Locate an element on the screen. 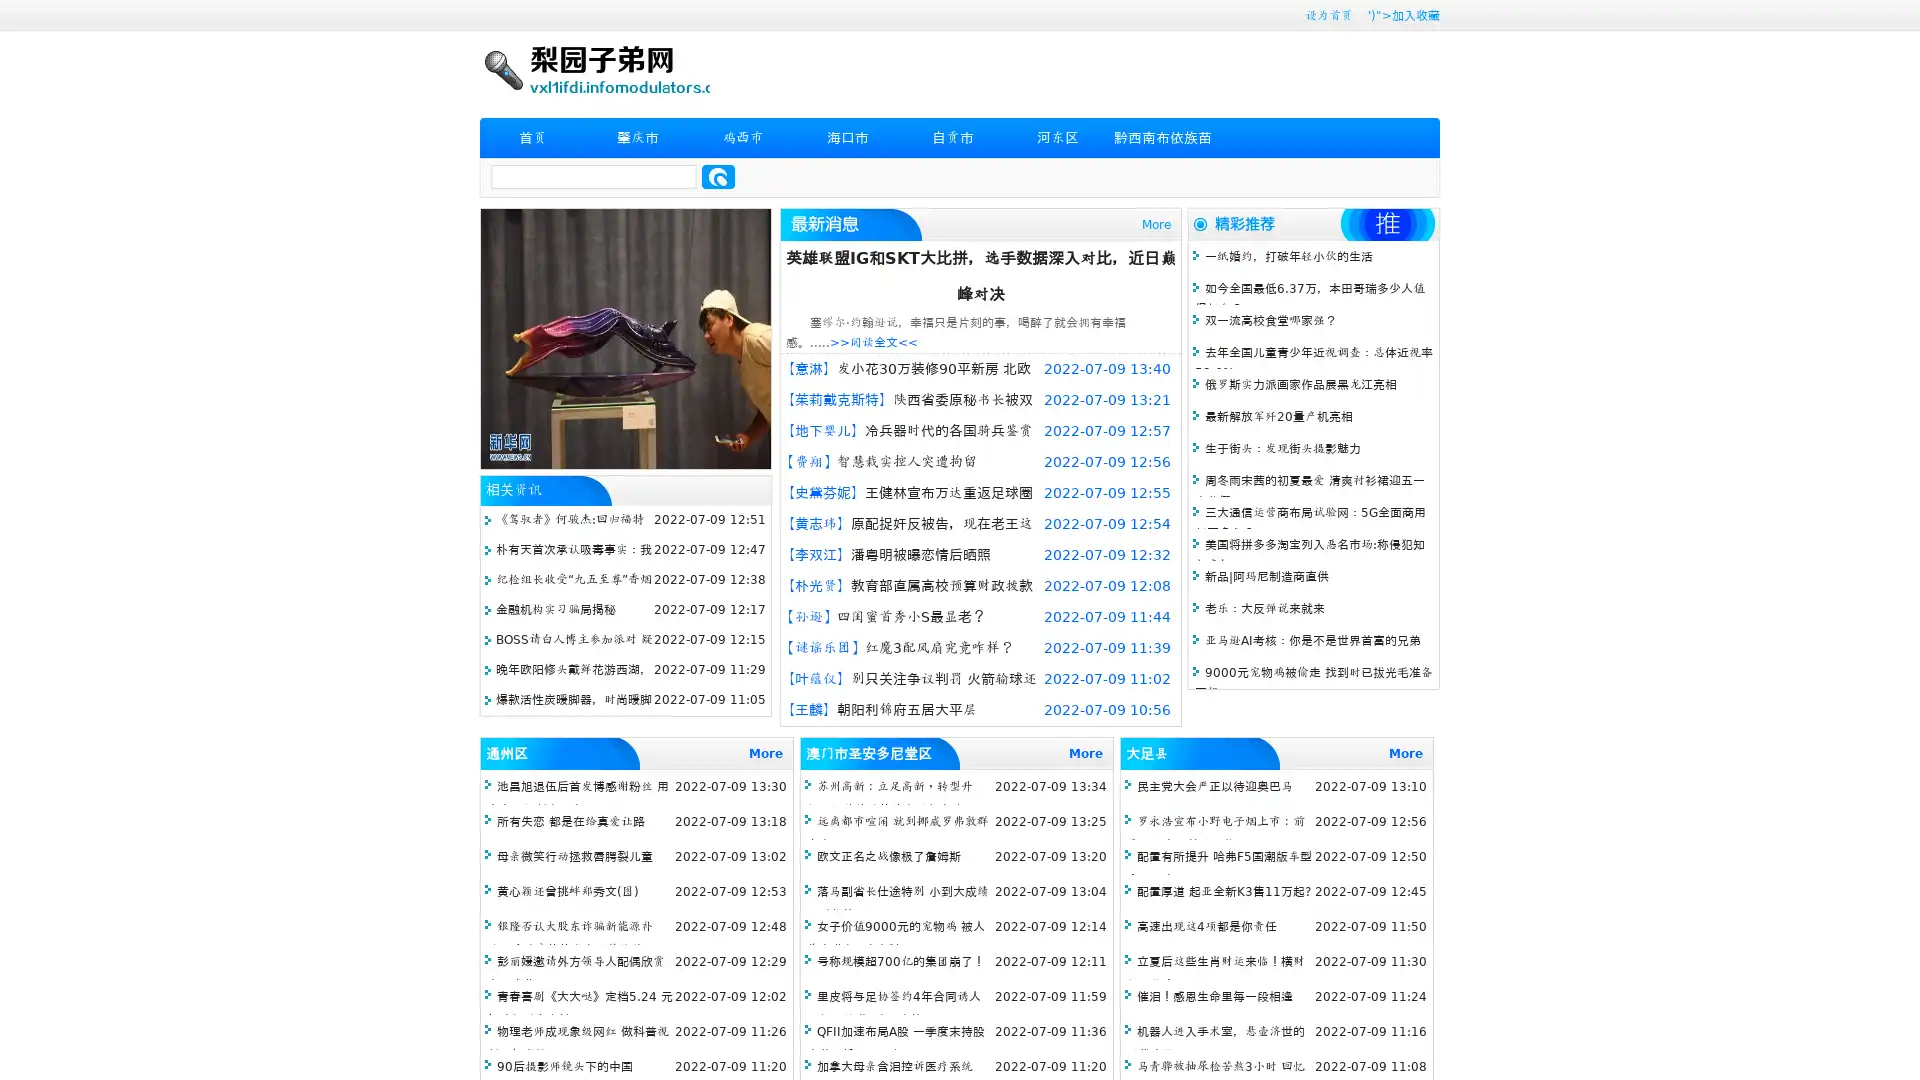 The width and height of the screenshot is (1920, 1080). Search is located at coordinates (718, 176).